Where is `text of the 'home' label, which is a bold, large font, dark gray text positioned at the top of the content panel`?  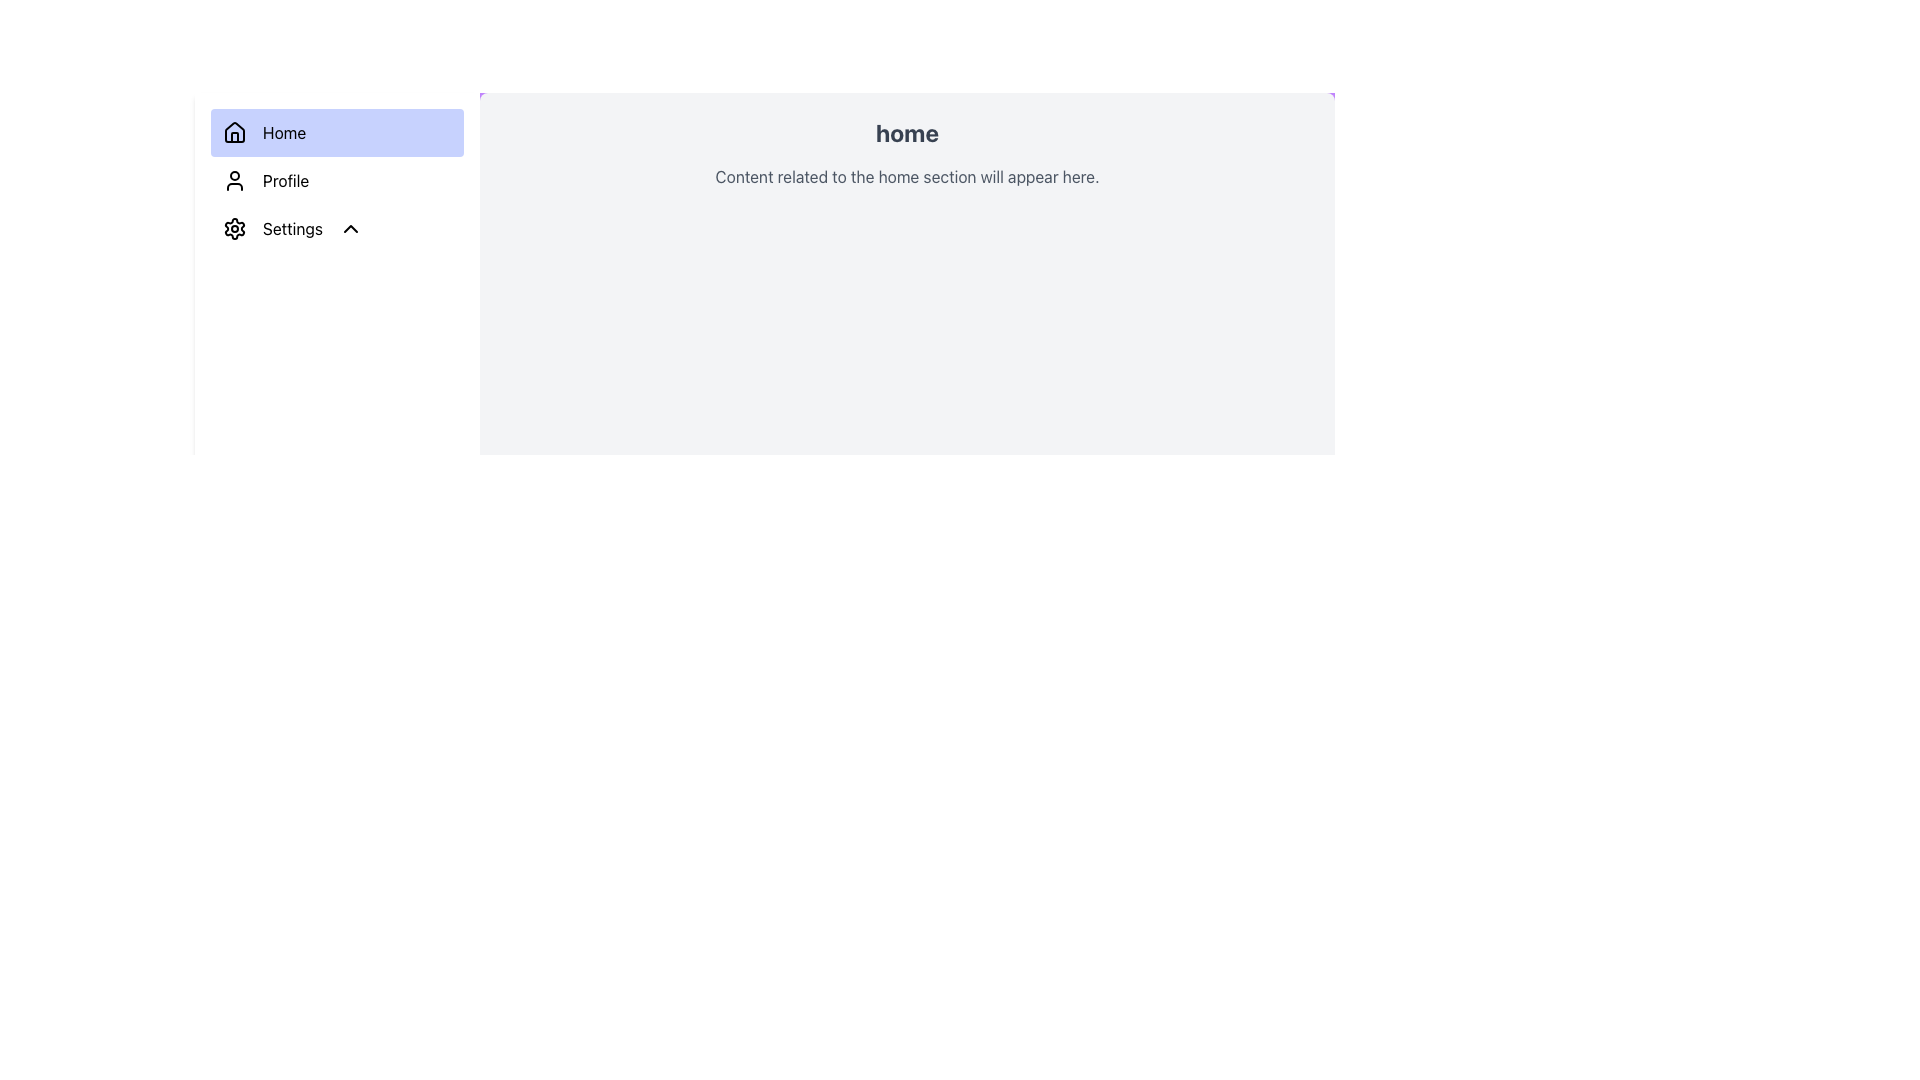 text of the 'home' label, which is a bold, large font, dark gray text positioned at the top of the content panel is located at coordinates (906, 132).